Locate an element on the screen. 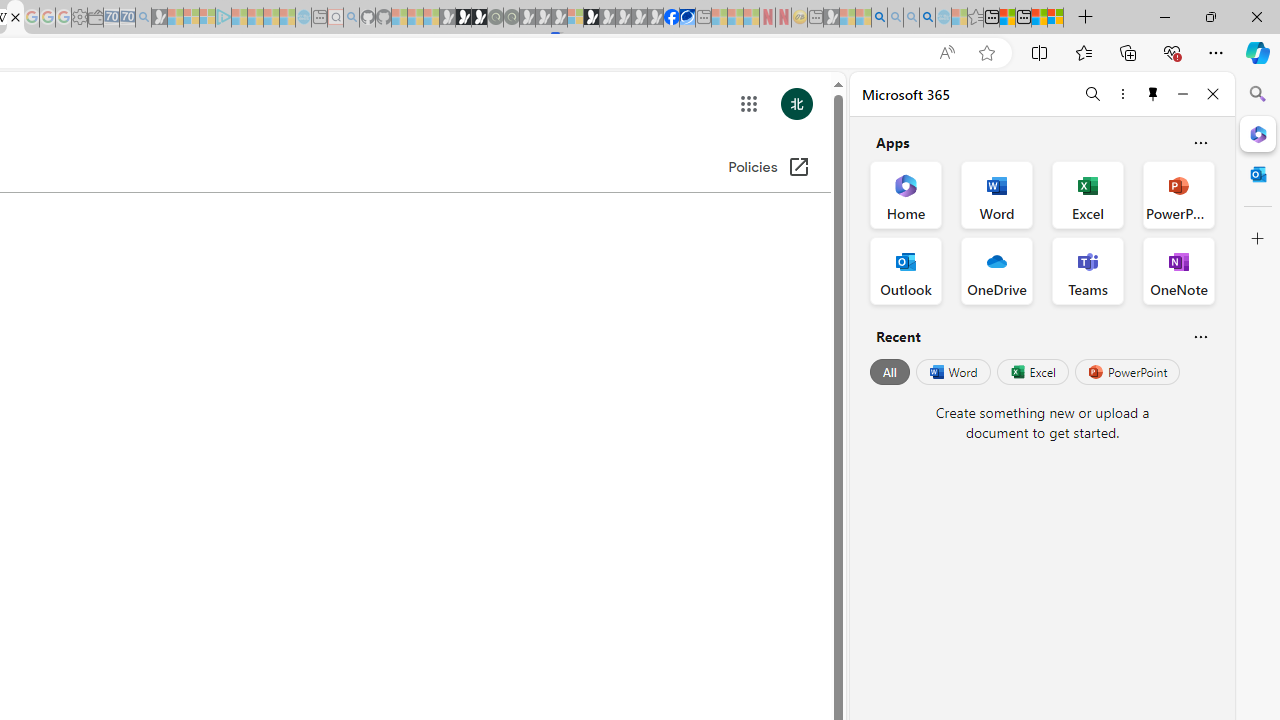 The image size is (1280, 720). 'Bing AI - Search' is located at coordinates (879, 17).